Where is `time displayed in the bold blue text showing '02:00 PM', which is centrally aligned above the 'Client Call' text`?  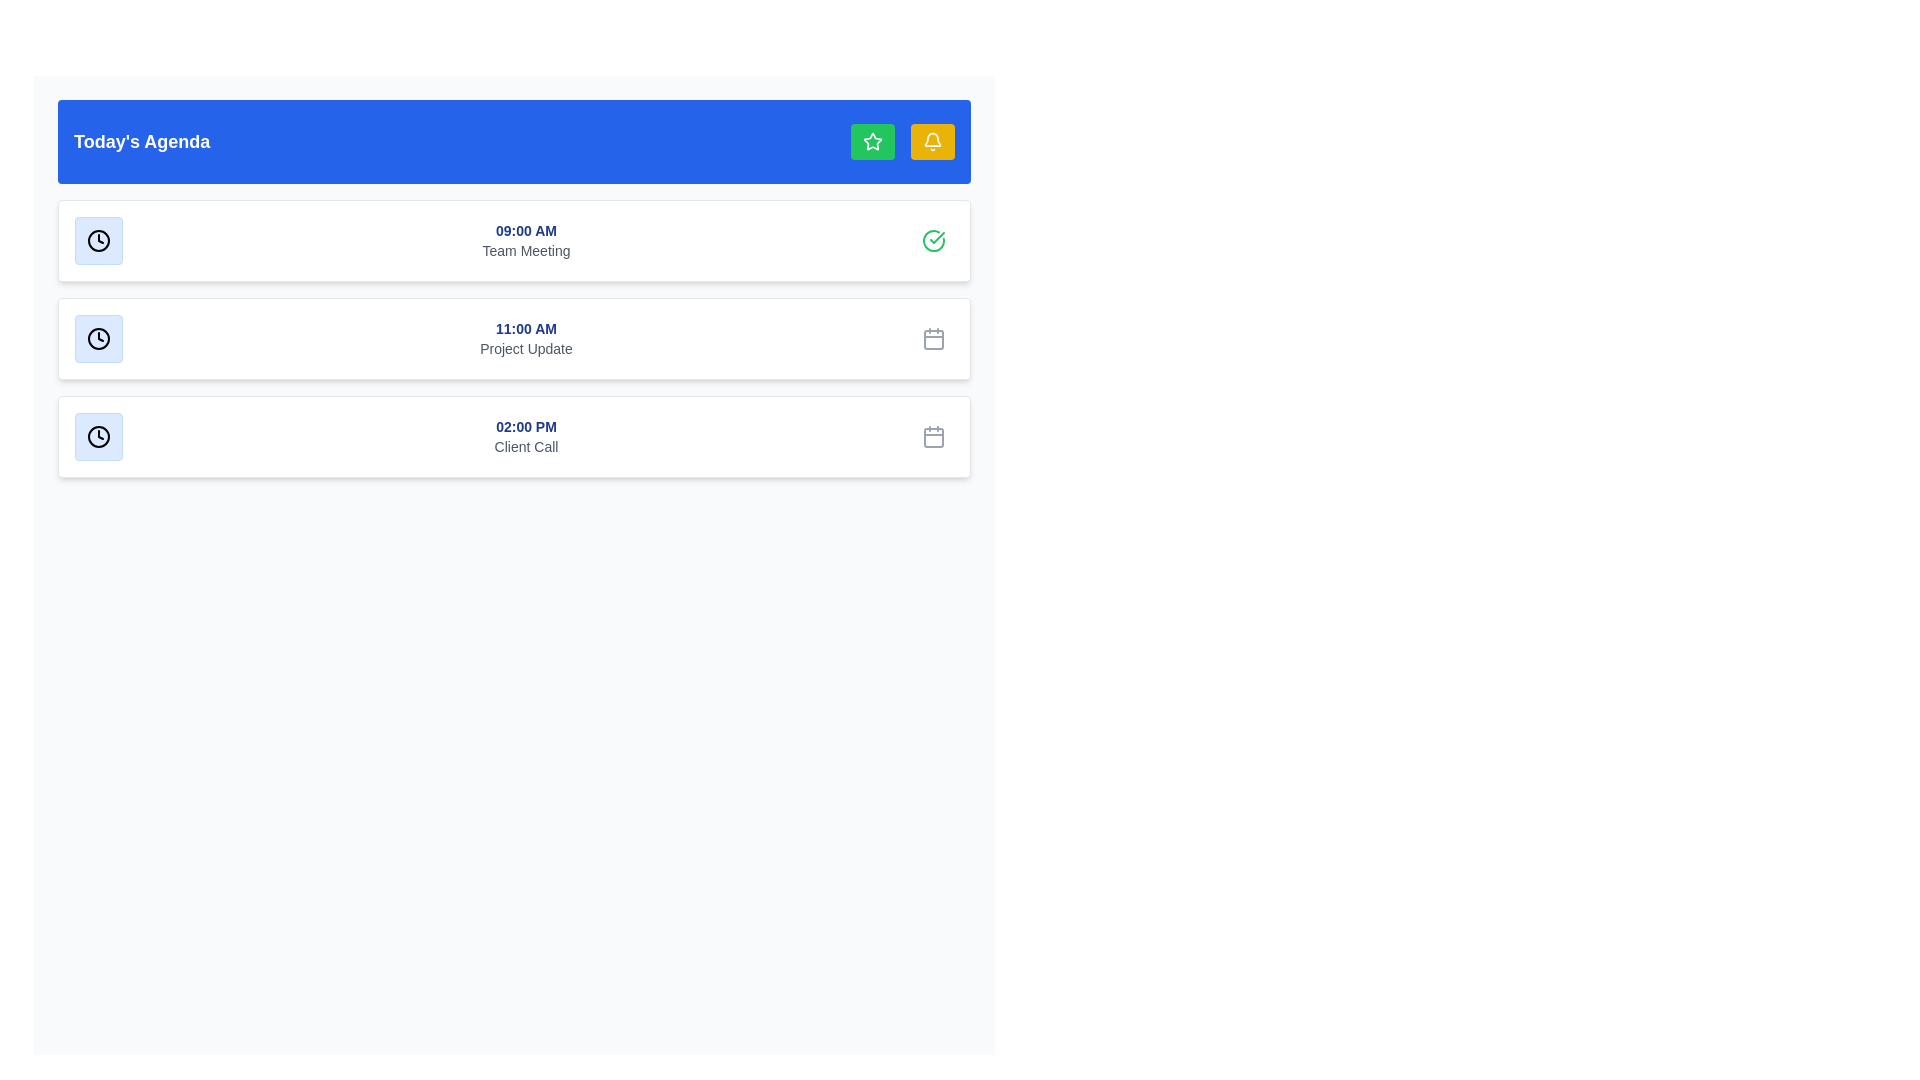
time displayed in the bold blue text showing '02:00 PM', which is centrally aligned above the 'Client Call' text is located at coordinates (526, 426).